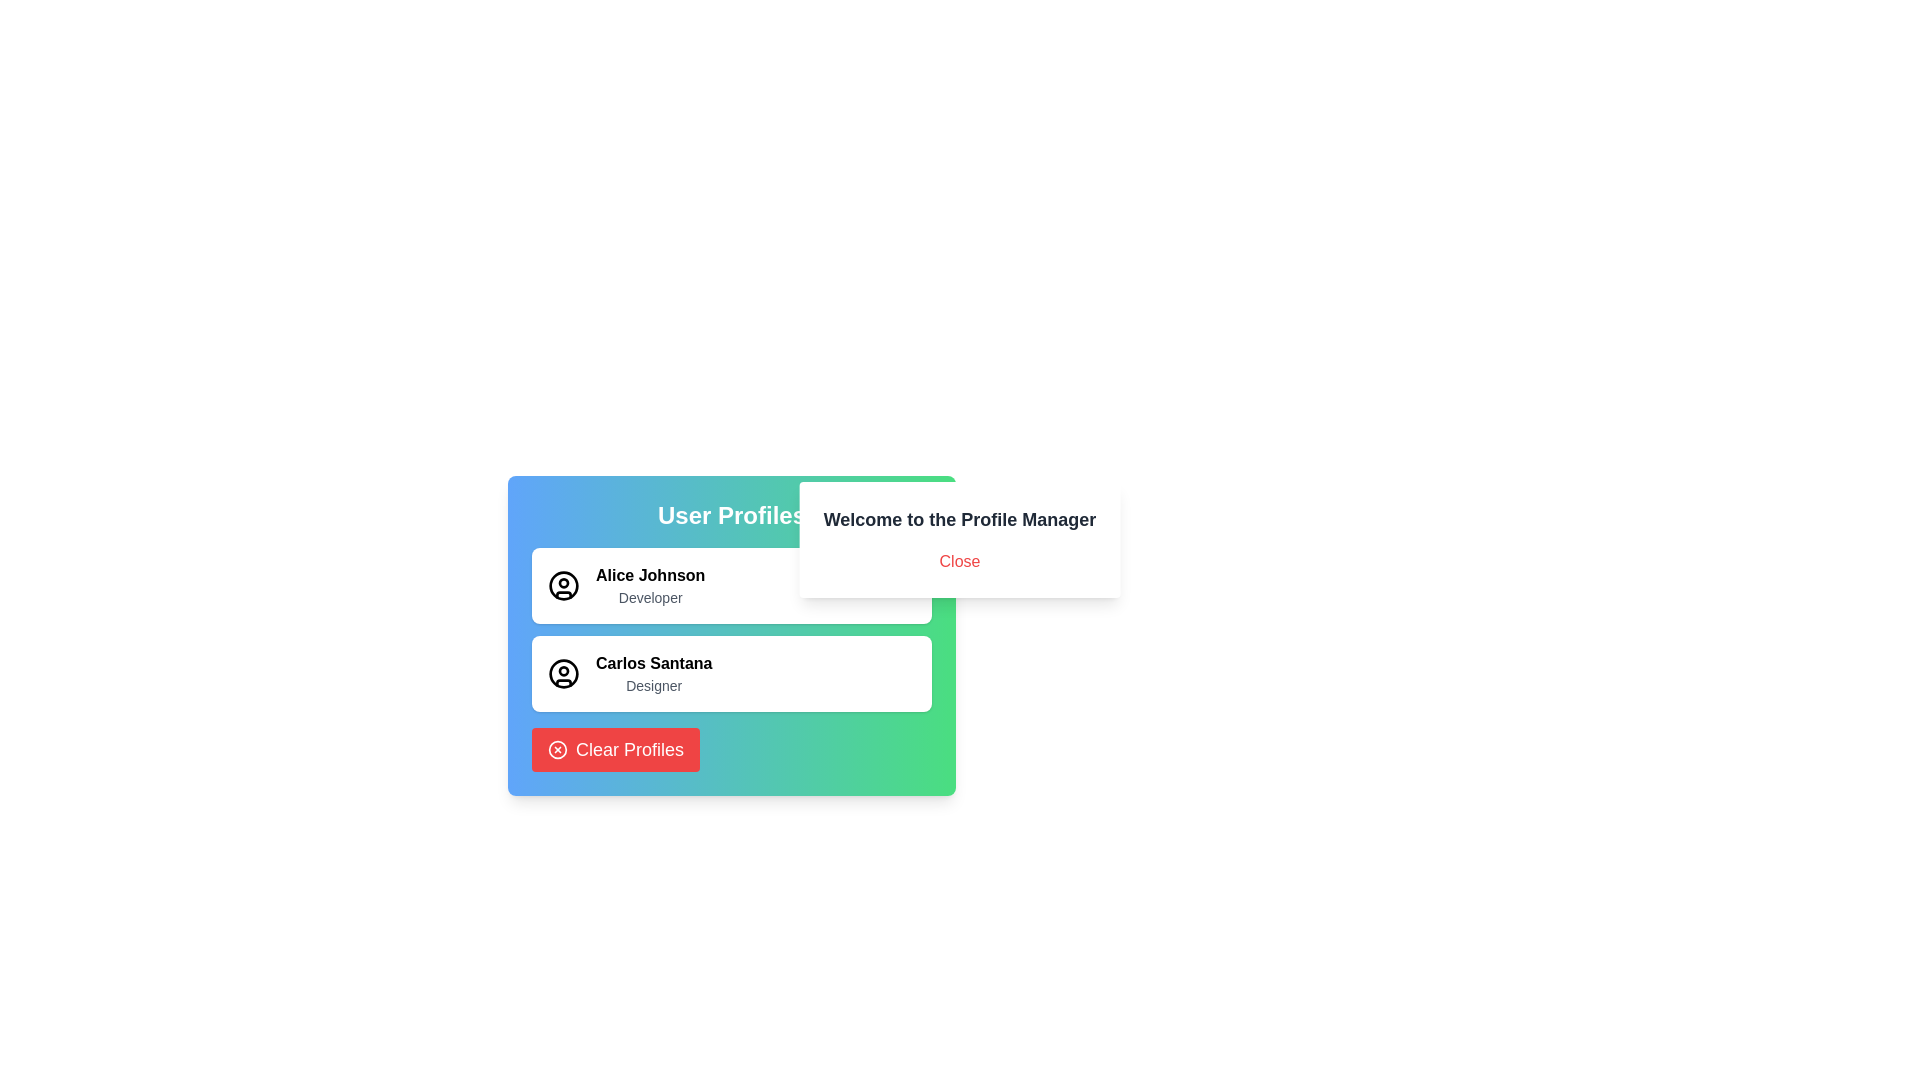  I want to click on the static informational text displaying the user profile for 'Alice Johnson', a Developer, located in the first user profile card in the 'User Profiles' section, so click(650, 585).